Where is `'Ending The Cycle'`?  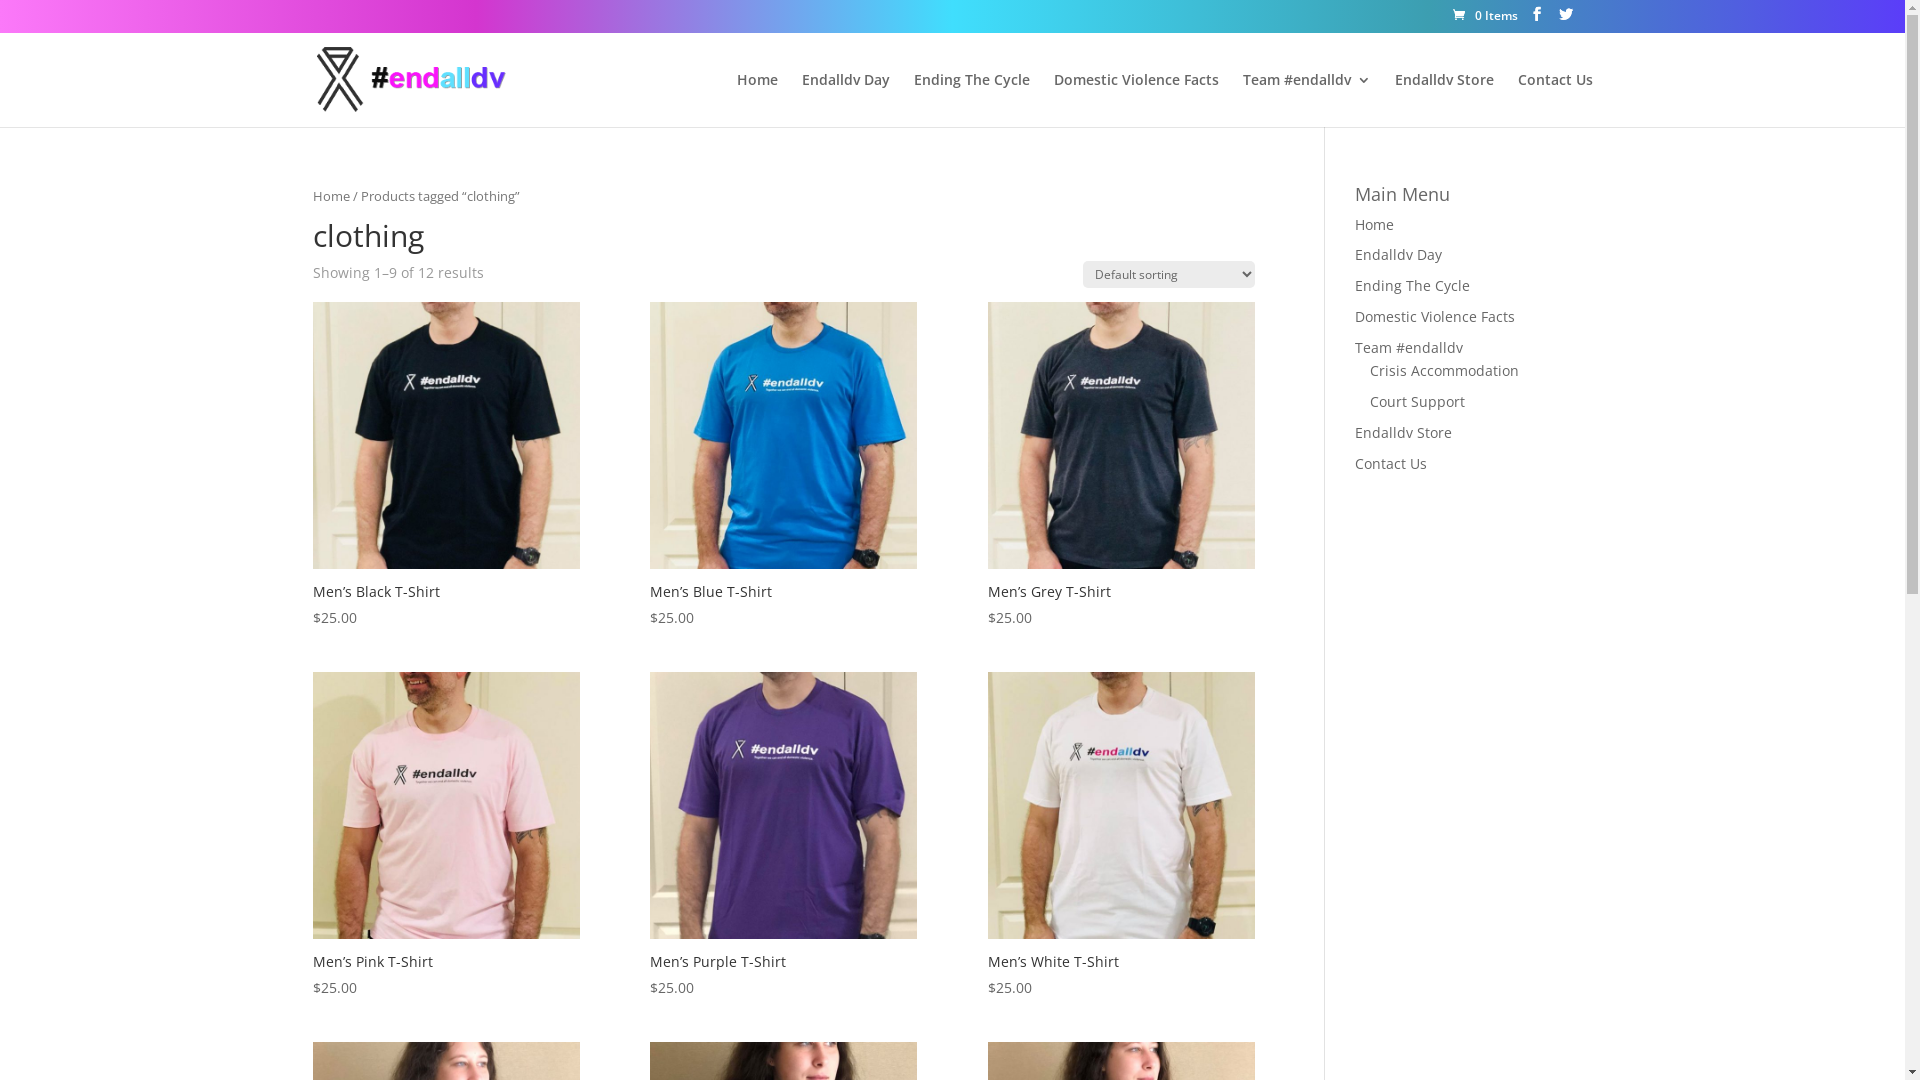 'Ending The Cycle' is located at coordinates (1411, 285).